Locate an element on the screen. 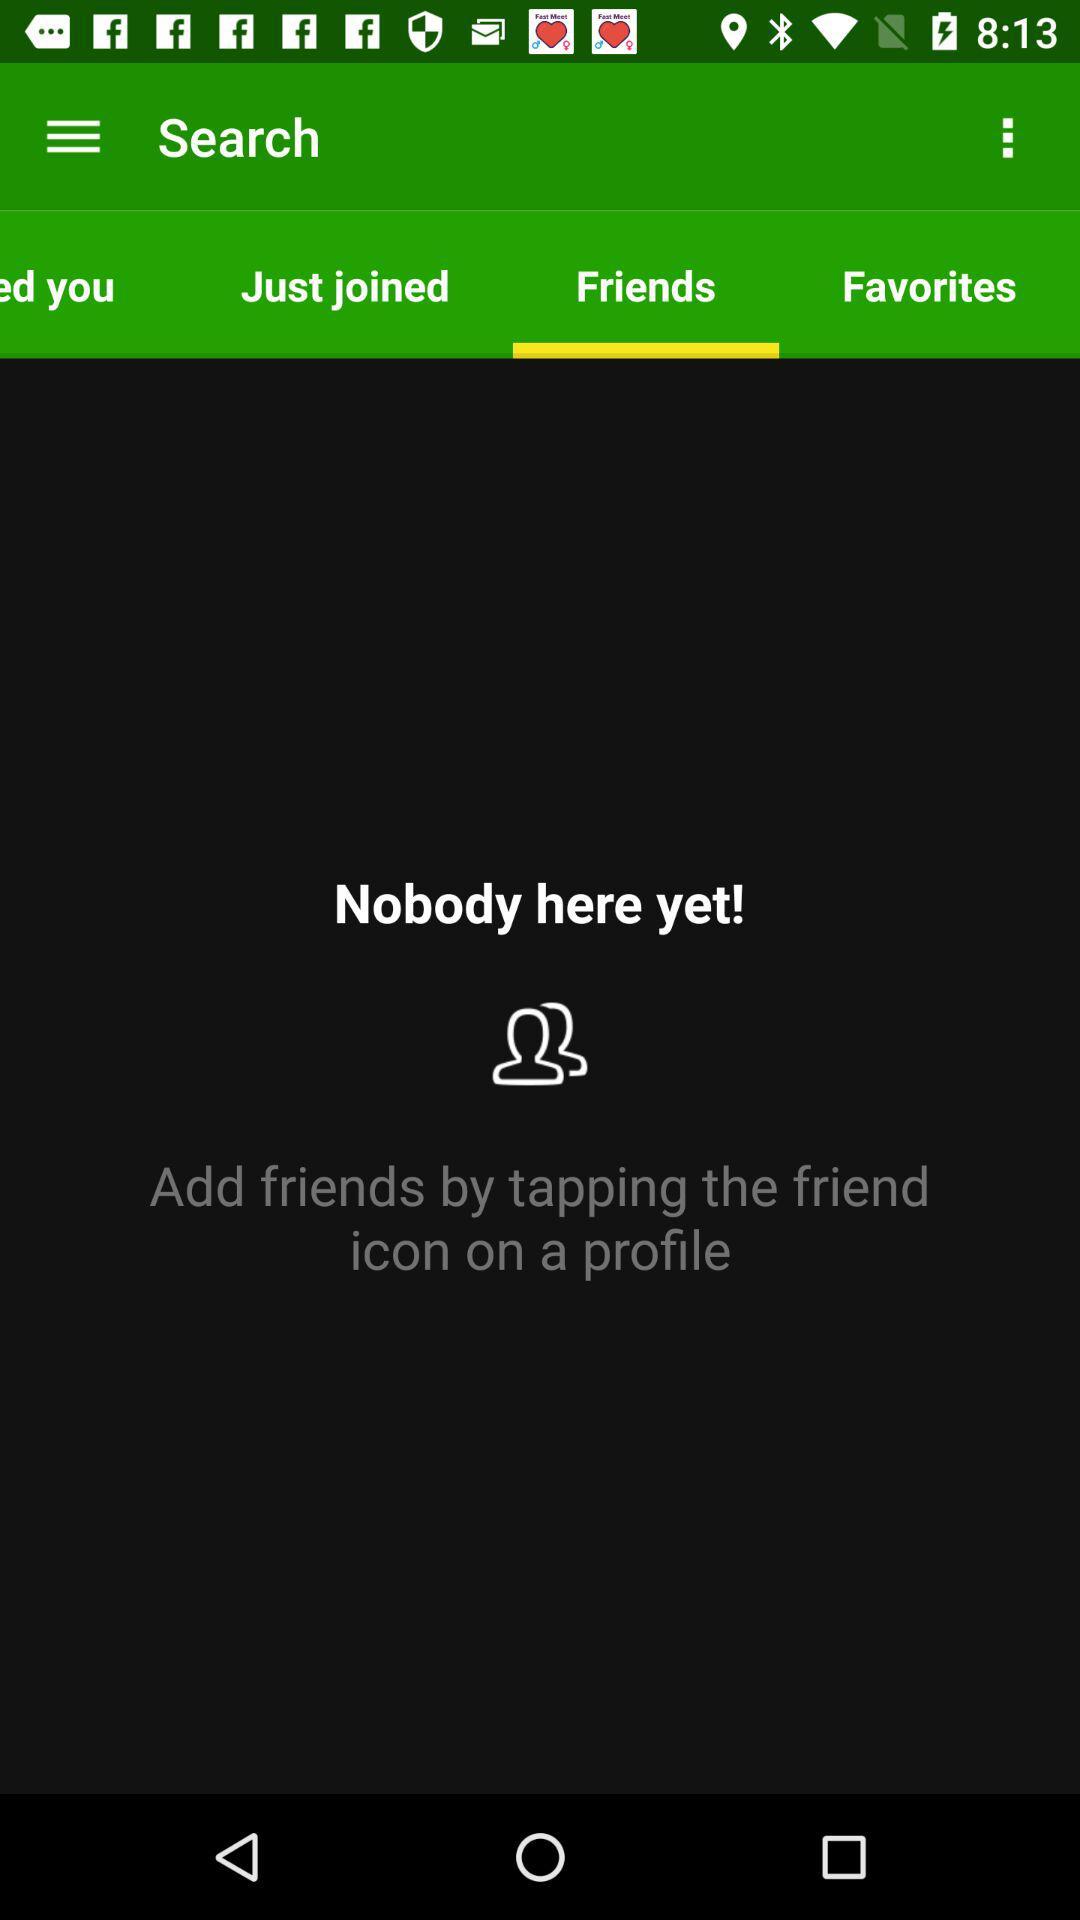 The height and width of the screenshot is (1920, 1080). the app next to friends icon is located at coordinates (344, 283).